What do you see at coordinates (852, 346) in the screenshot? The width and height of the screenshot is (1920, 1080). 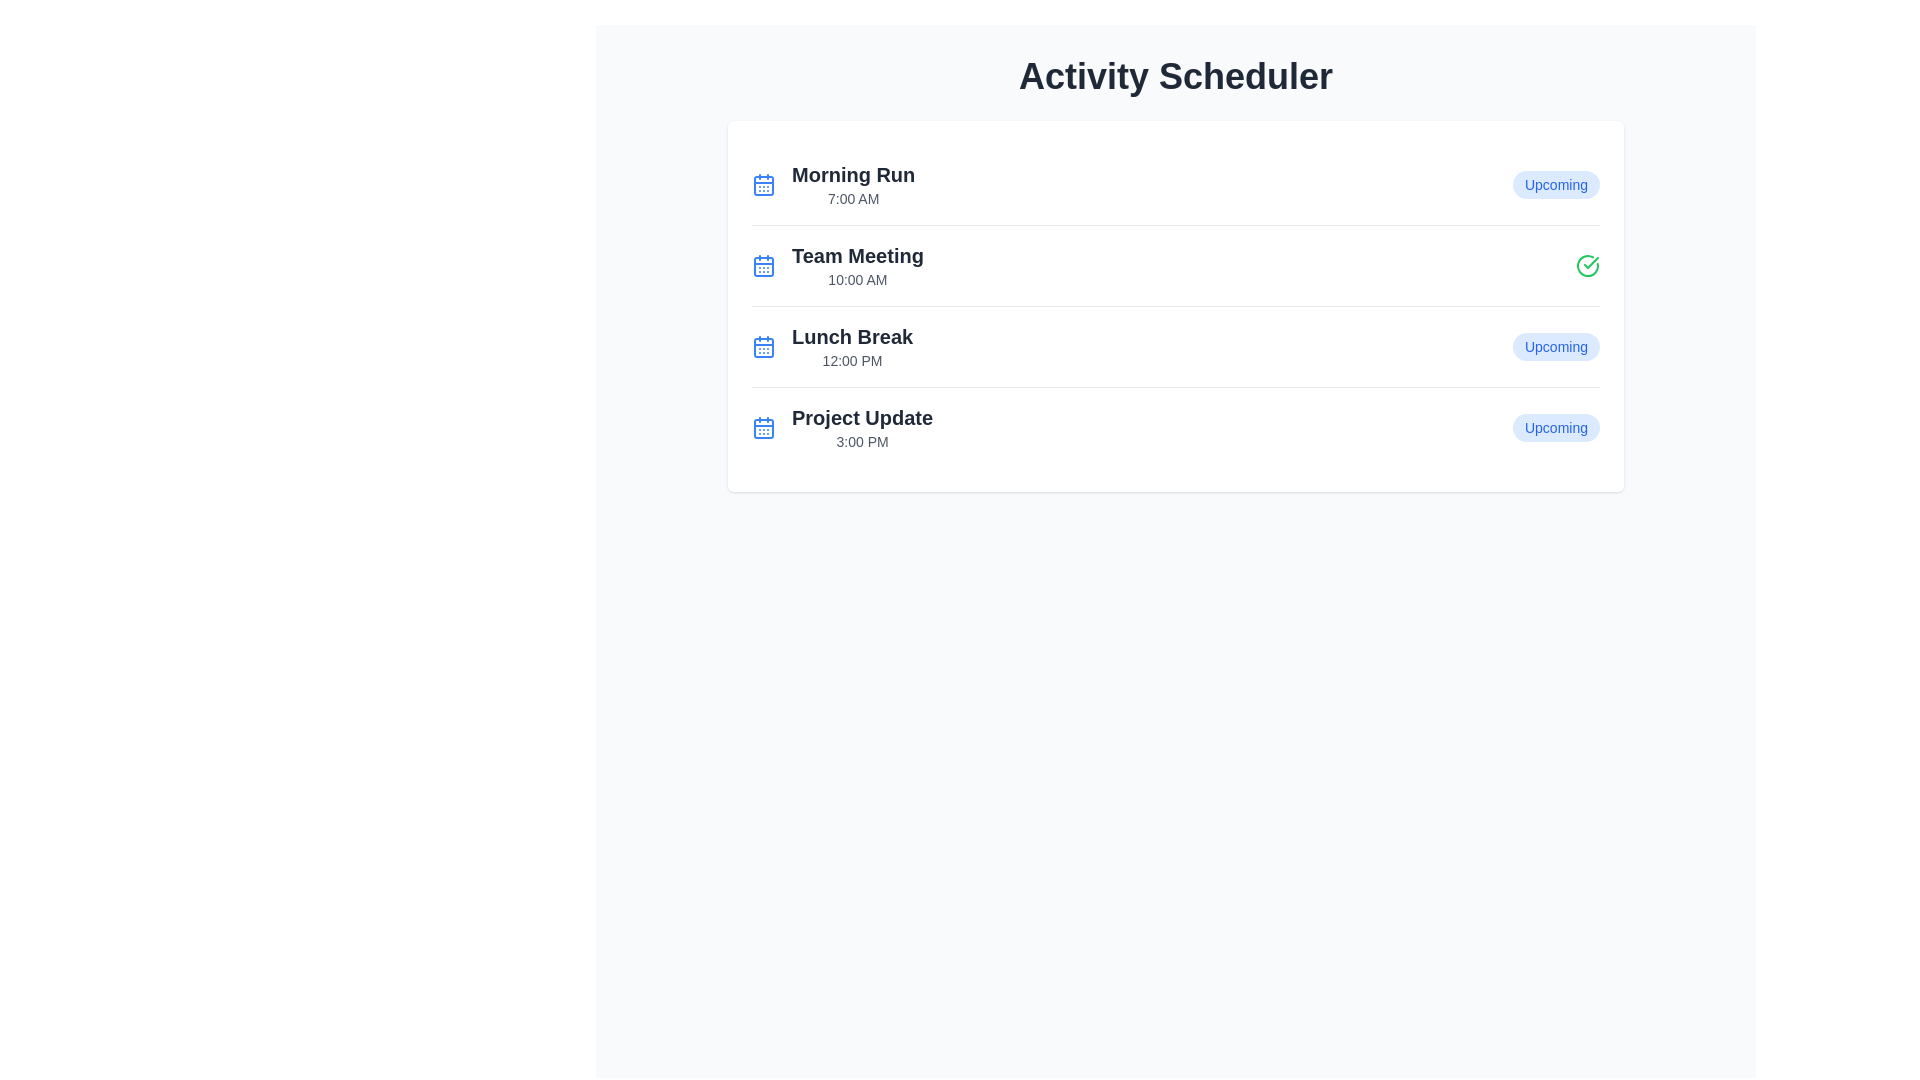 I see `information displayed in the text element showing the event titled 'Lunch Break' at '12:00 PM', which is located below 'Team Meeting' and above 'Project Update'` at bounding box center [852, 346].